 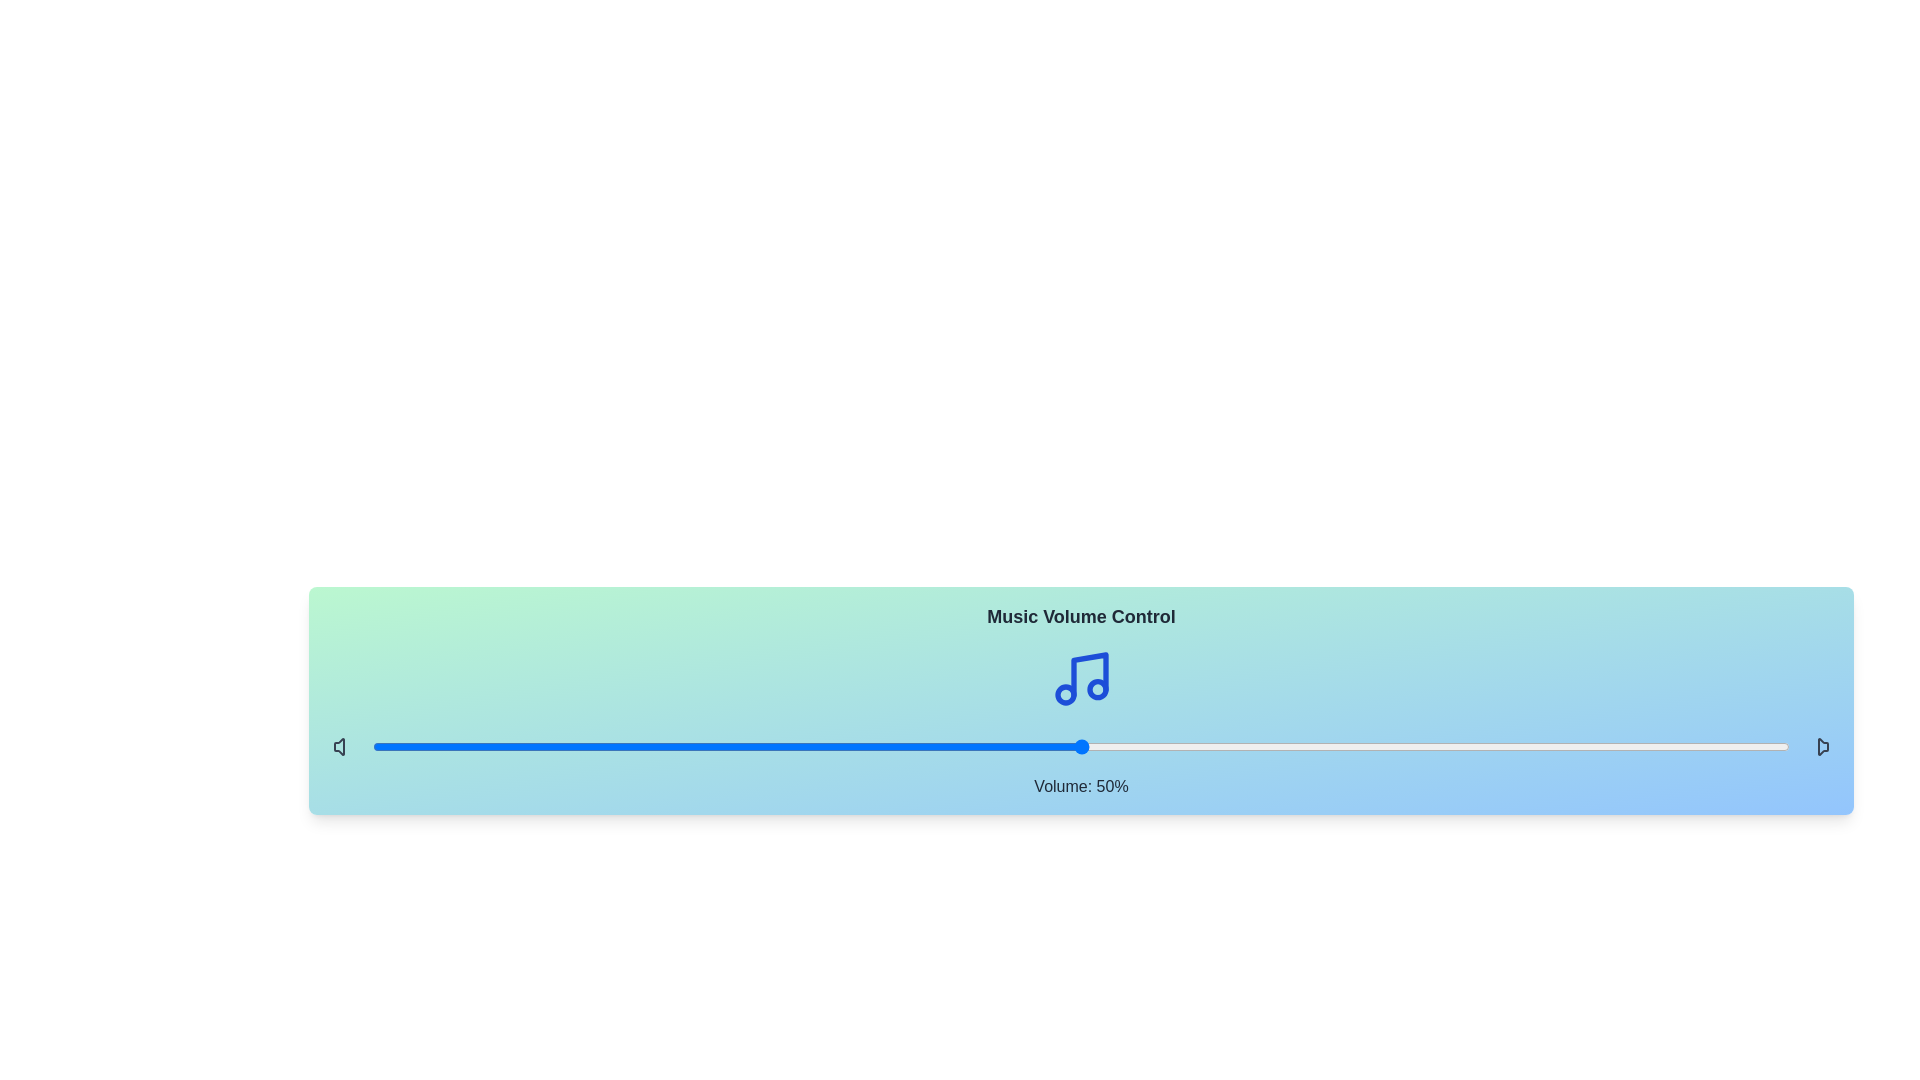 What do you see at coordinates (442, 747) in the screenshot?
I see `the volume slider to 5%` at bounding box center [442, 747].